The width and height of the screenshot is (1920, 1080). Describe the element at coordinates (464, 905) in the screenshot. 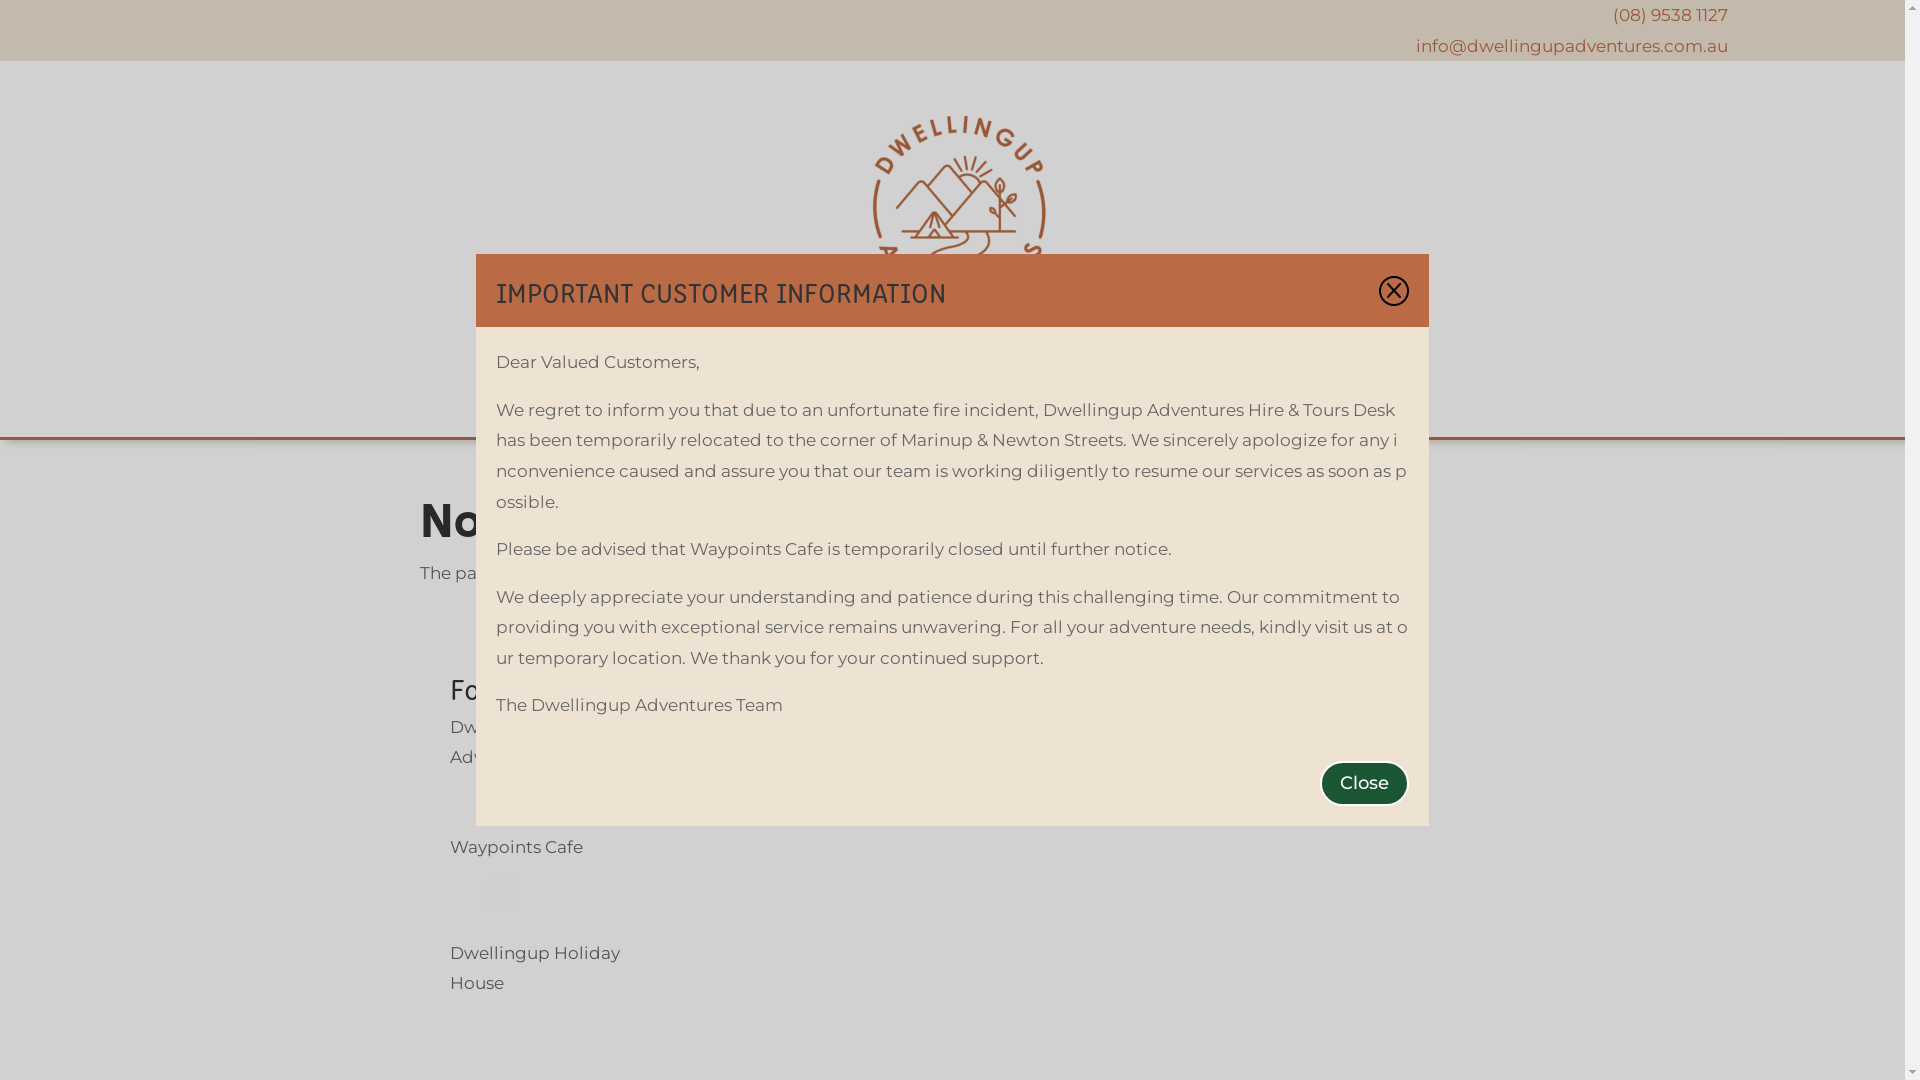

I see `'Follow Waypoints Cafe on Facebook'` at that location.